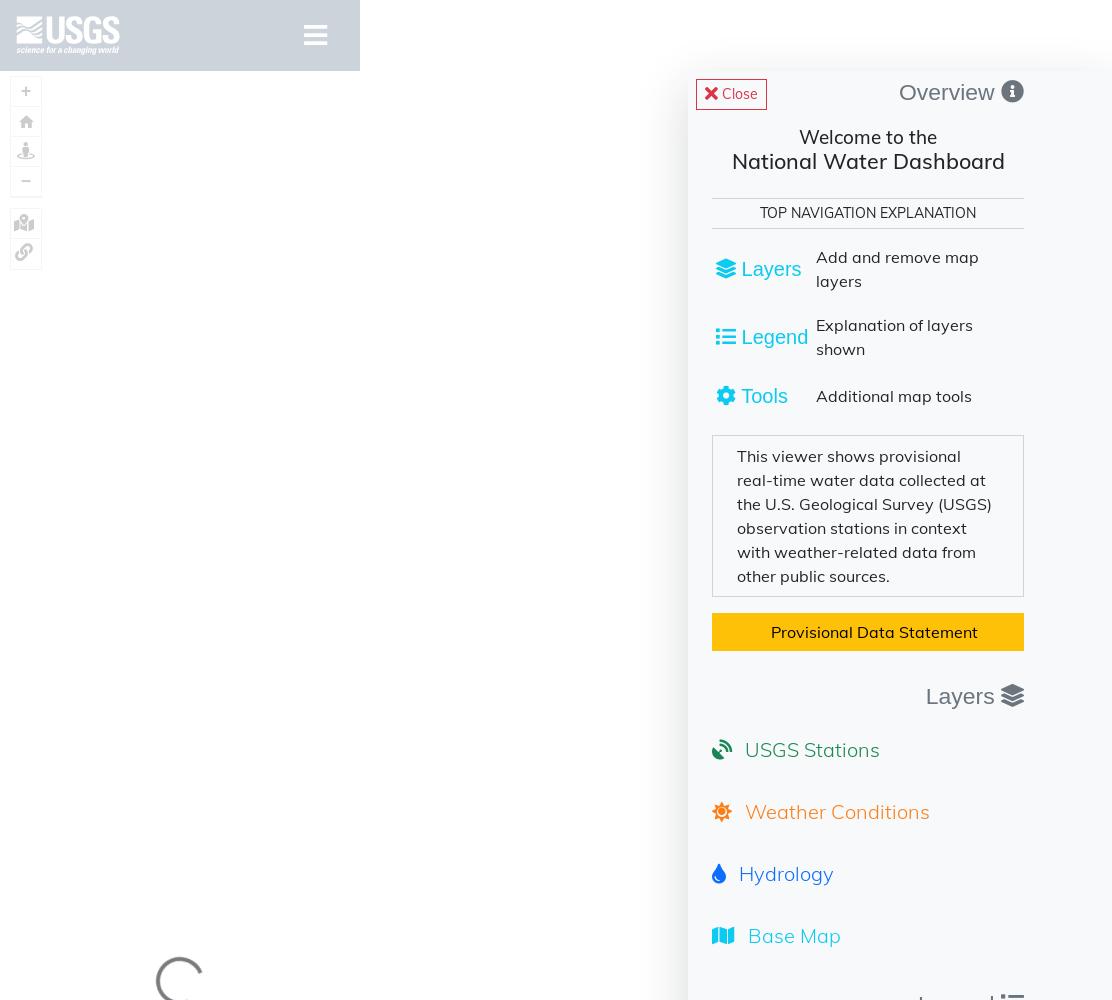 This screenshot has height=1000, width=1112. Describe the element at coordinates (867, 160) in the screenshot. I see `'National Water Dashboard'` at that location.